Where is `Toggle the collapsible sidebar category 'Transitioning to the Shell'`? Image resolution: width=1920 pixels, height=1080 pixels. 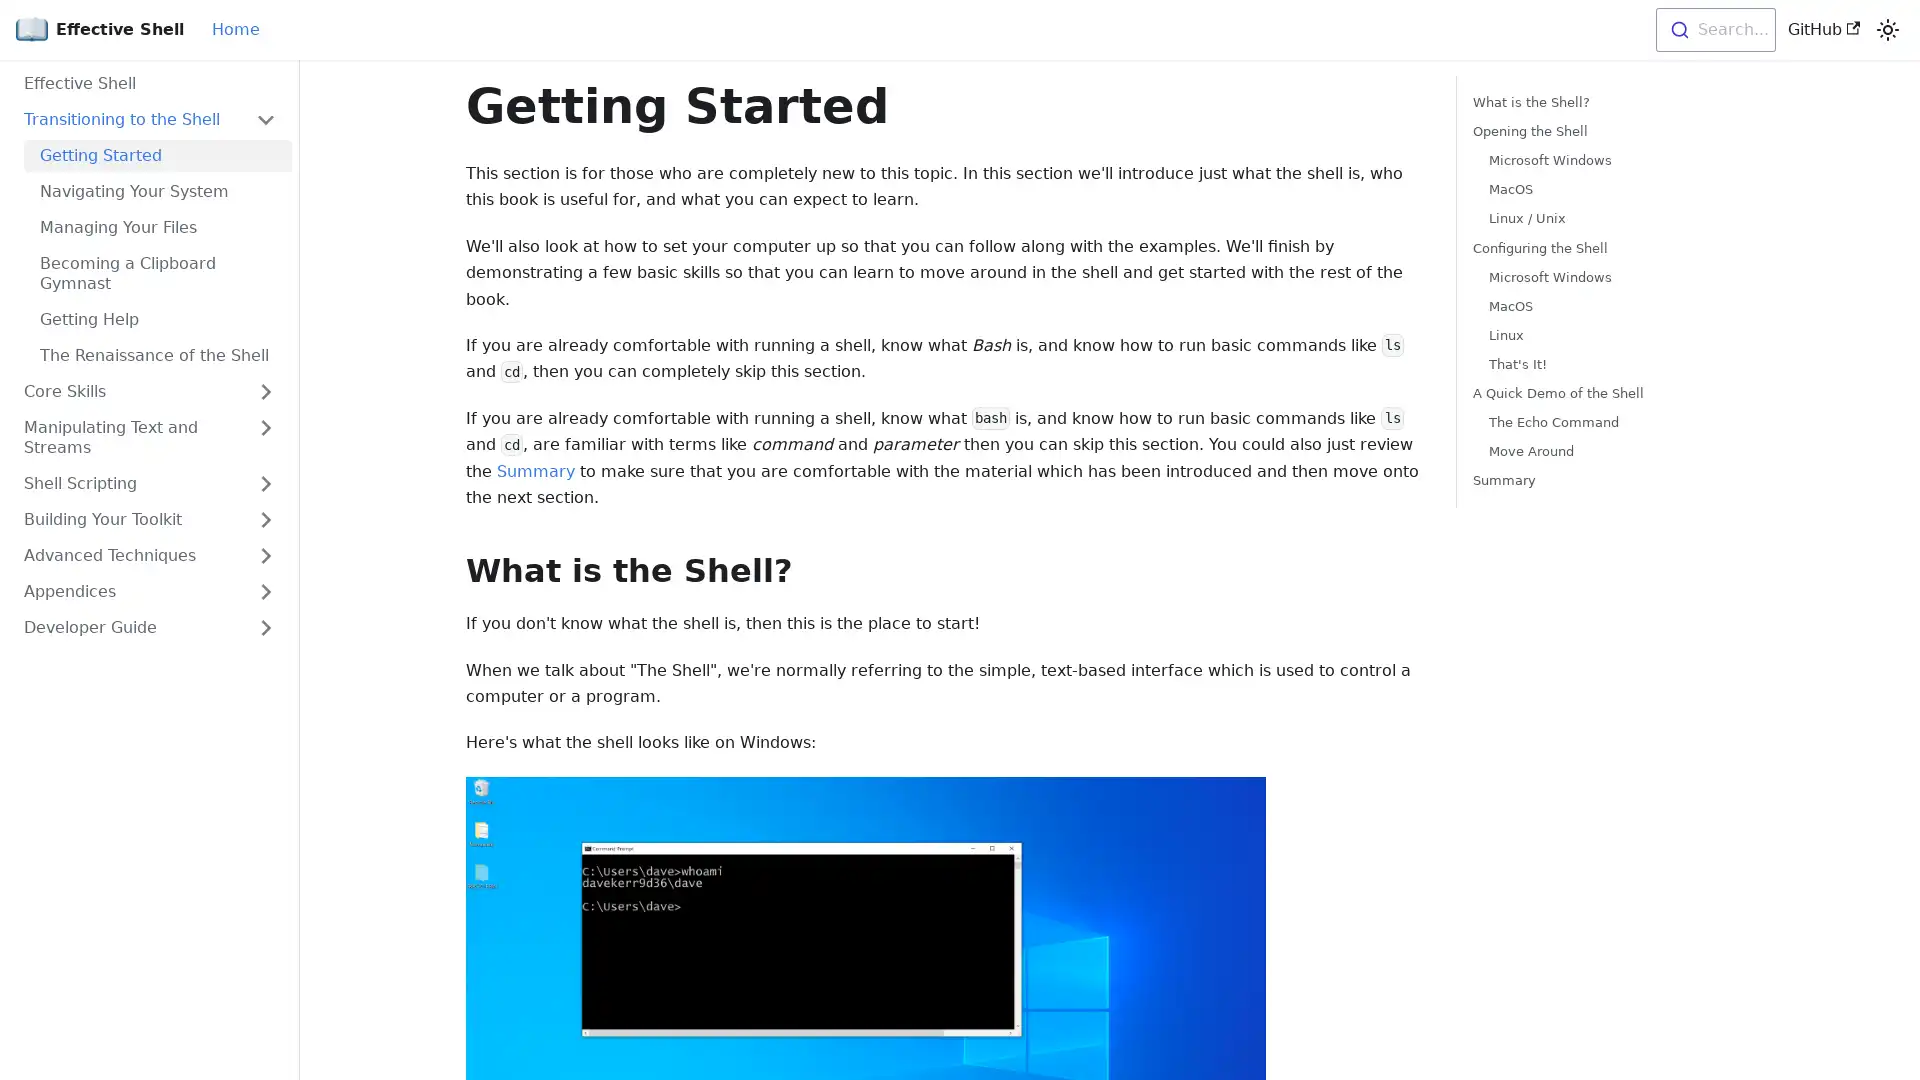
Toggle the collapsible sidebar category 'Transitioning to the Shell' is located at coordinates (264, 119).